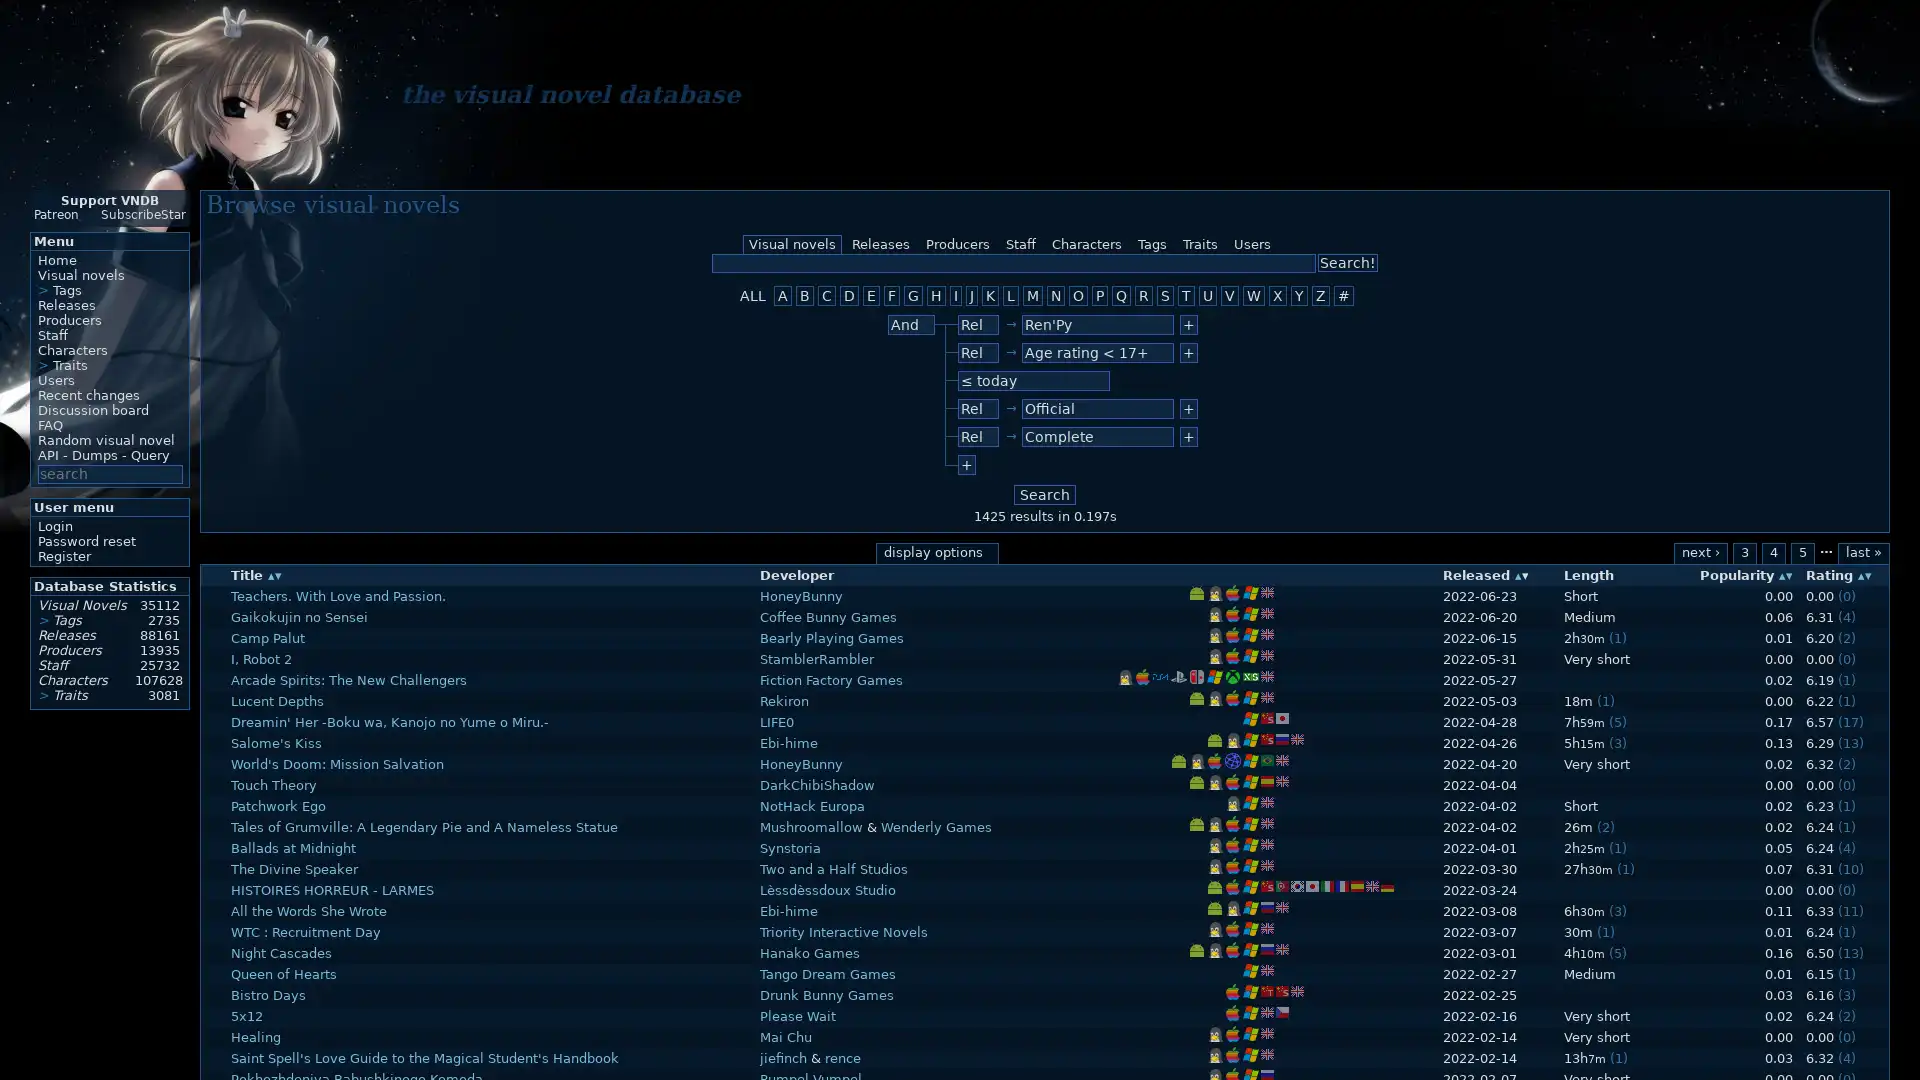 Image resolution: width=1920 pixels, height=1080 pixels. Describe the element at coordinates (781, 296) in the screenshot. I see `A` at that location.